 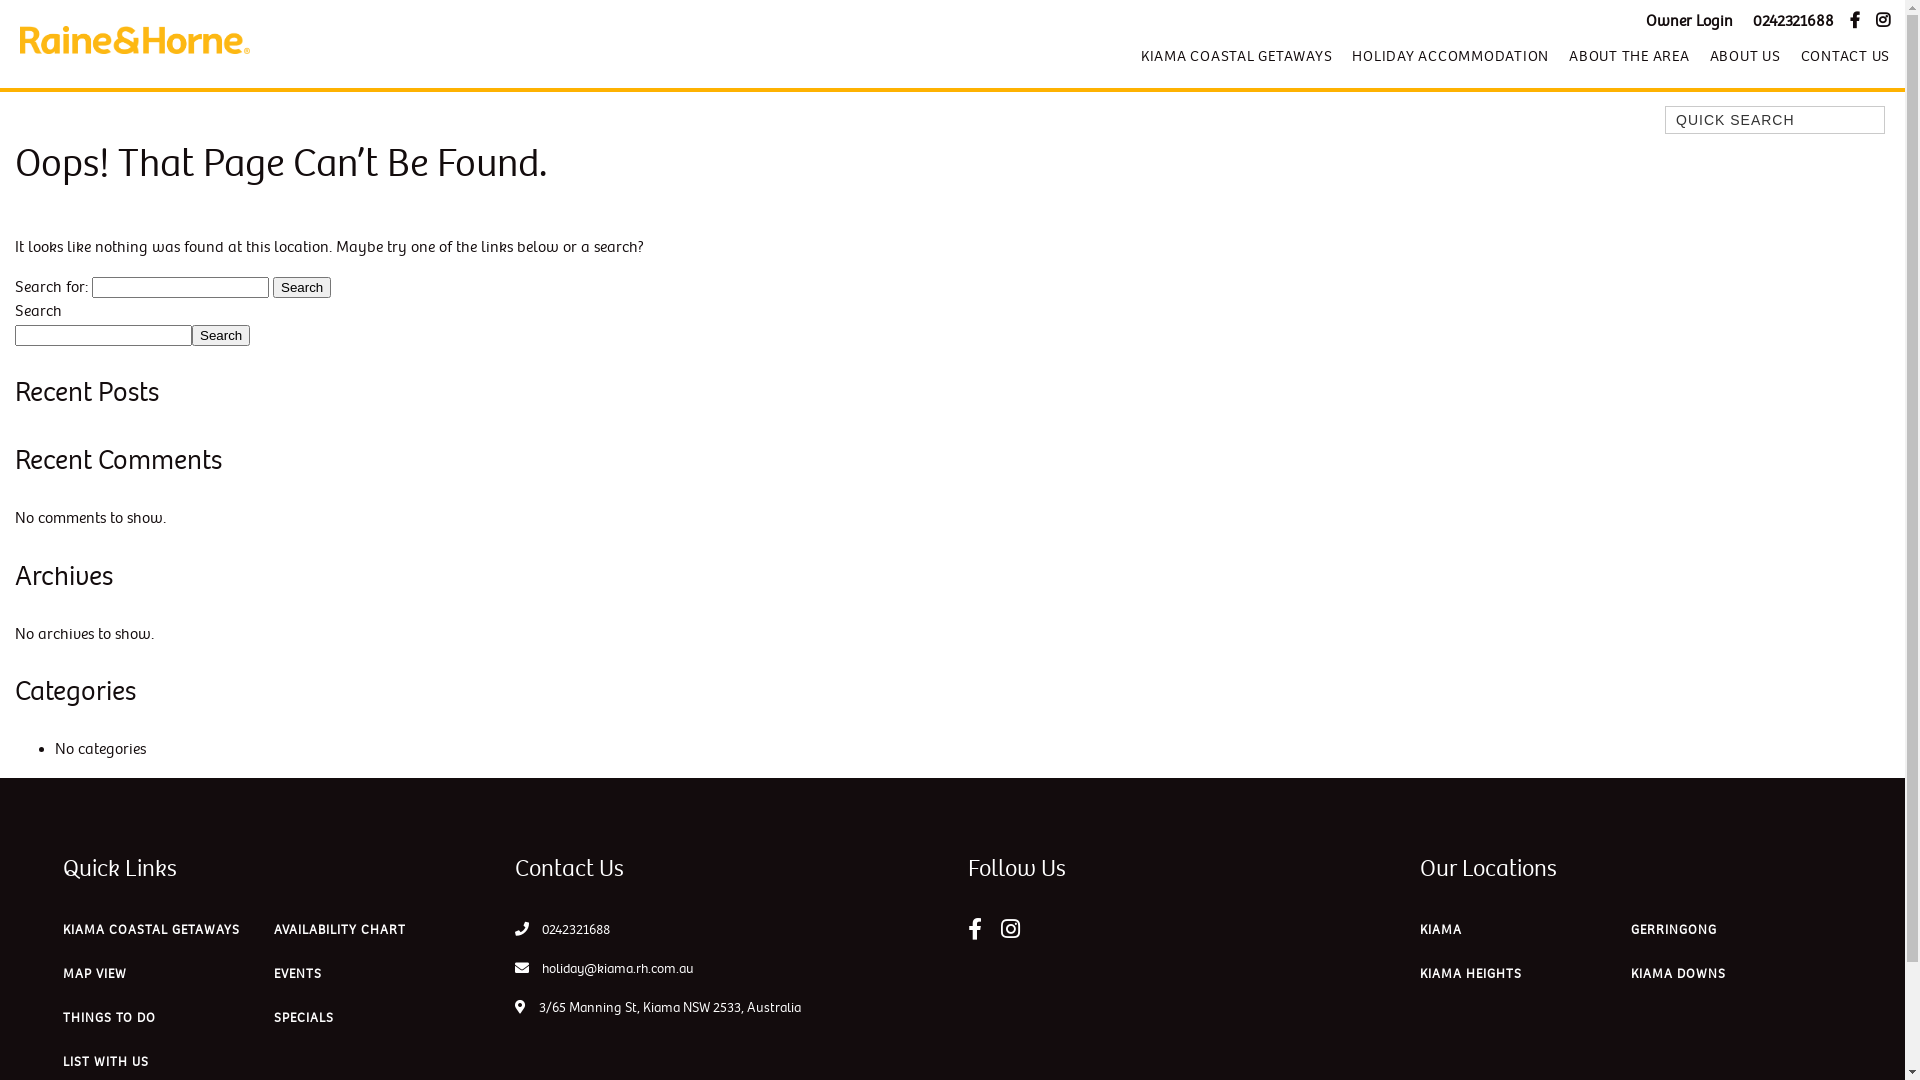 What do you see at coordinates (1793, 21) in the screenshot?
I see `'0242321688'` at bounding box center [1793, 21].